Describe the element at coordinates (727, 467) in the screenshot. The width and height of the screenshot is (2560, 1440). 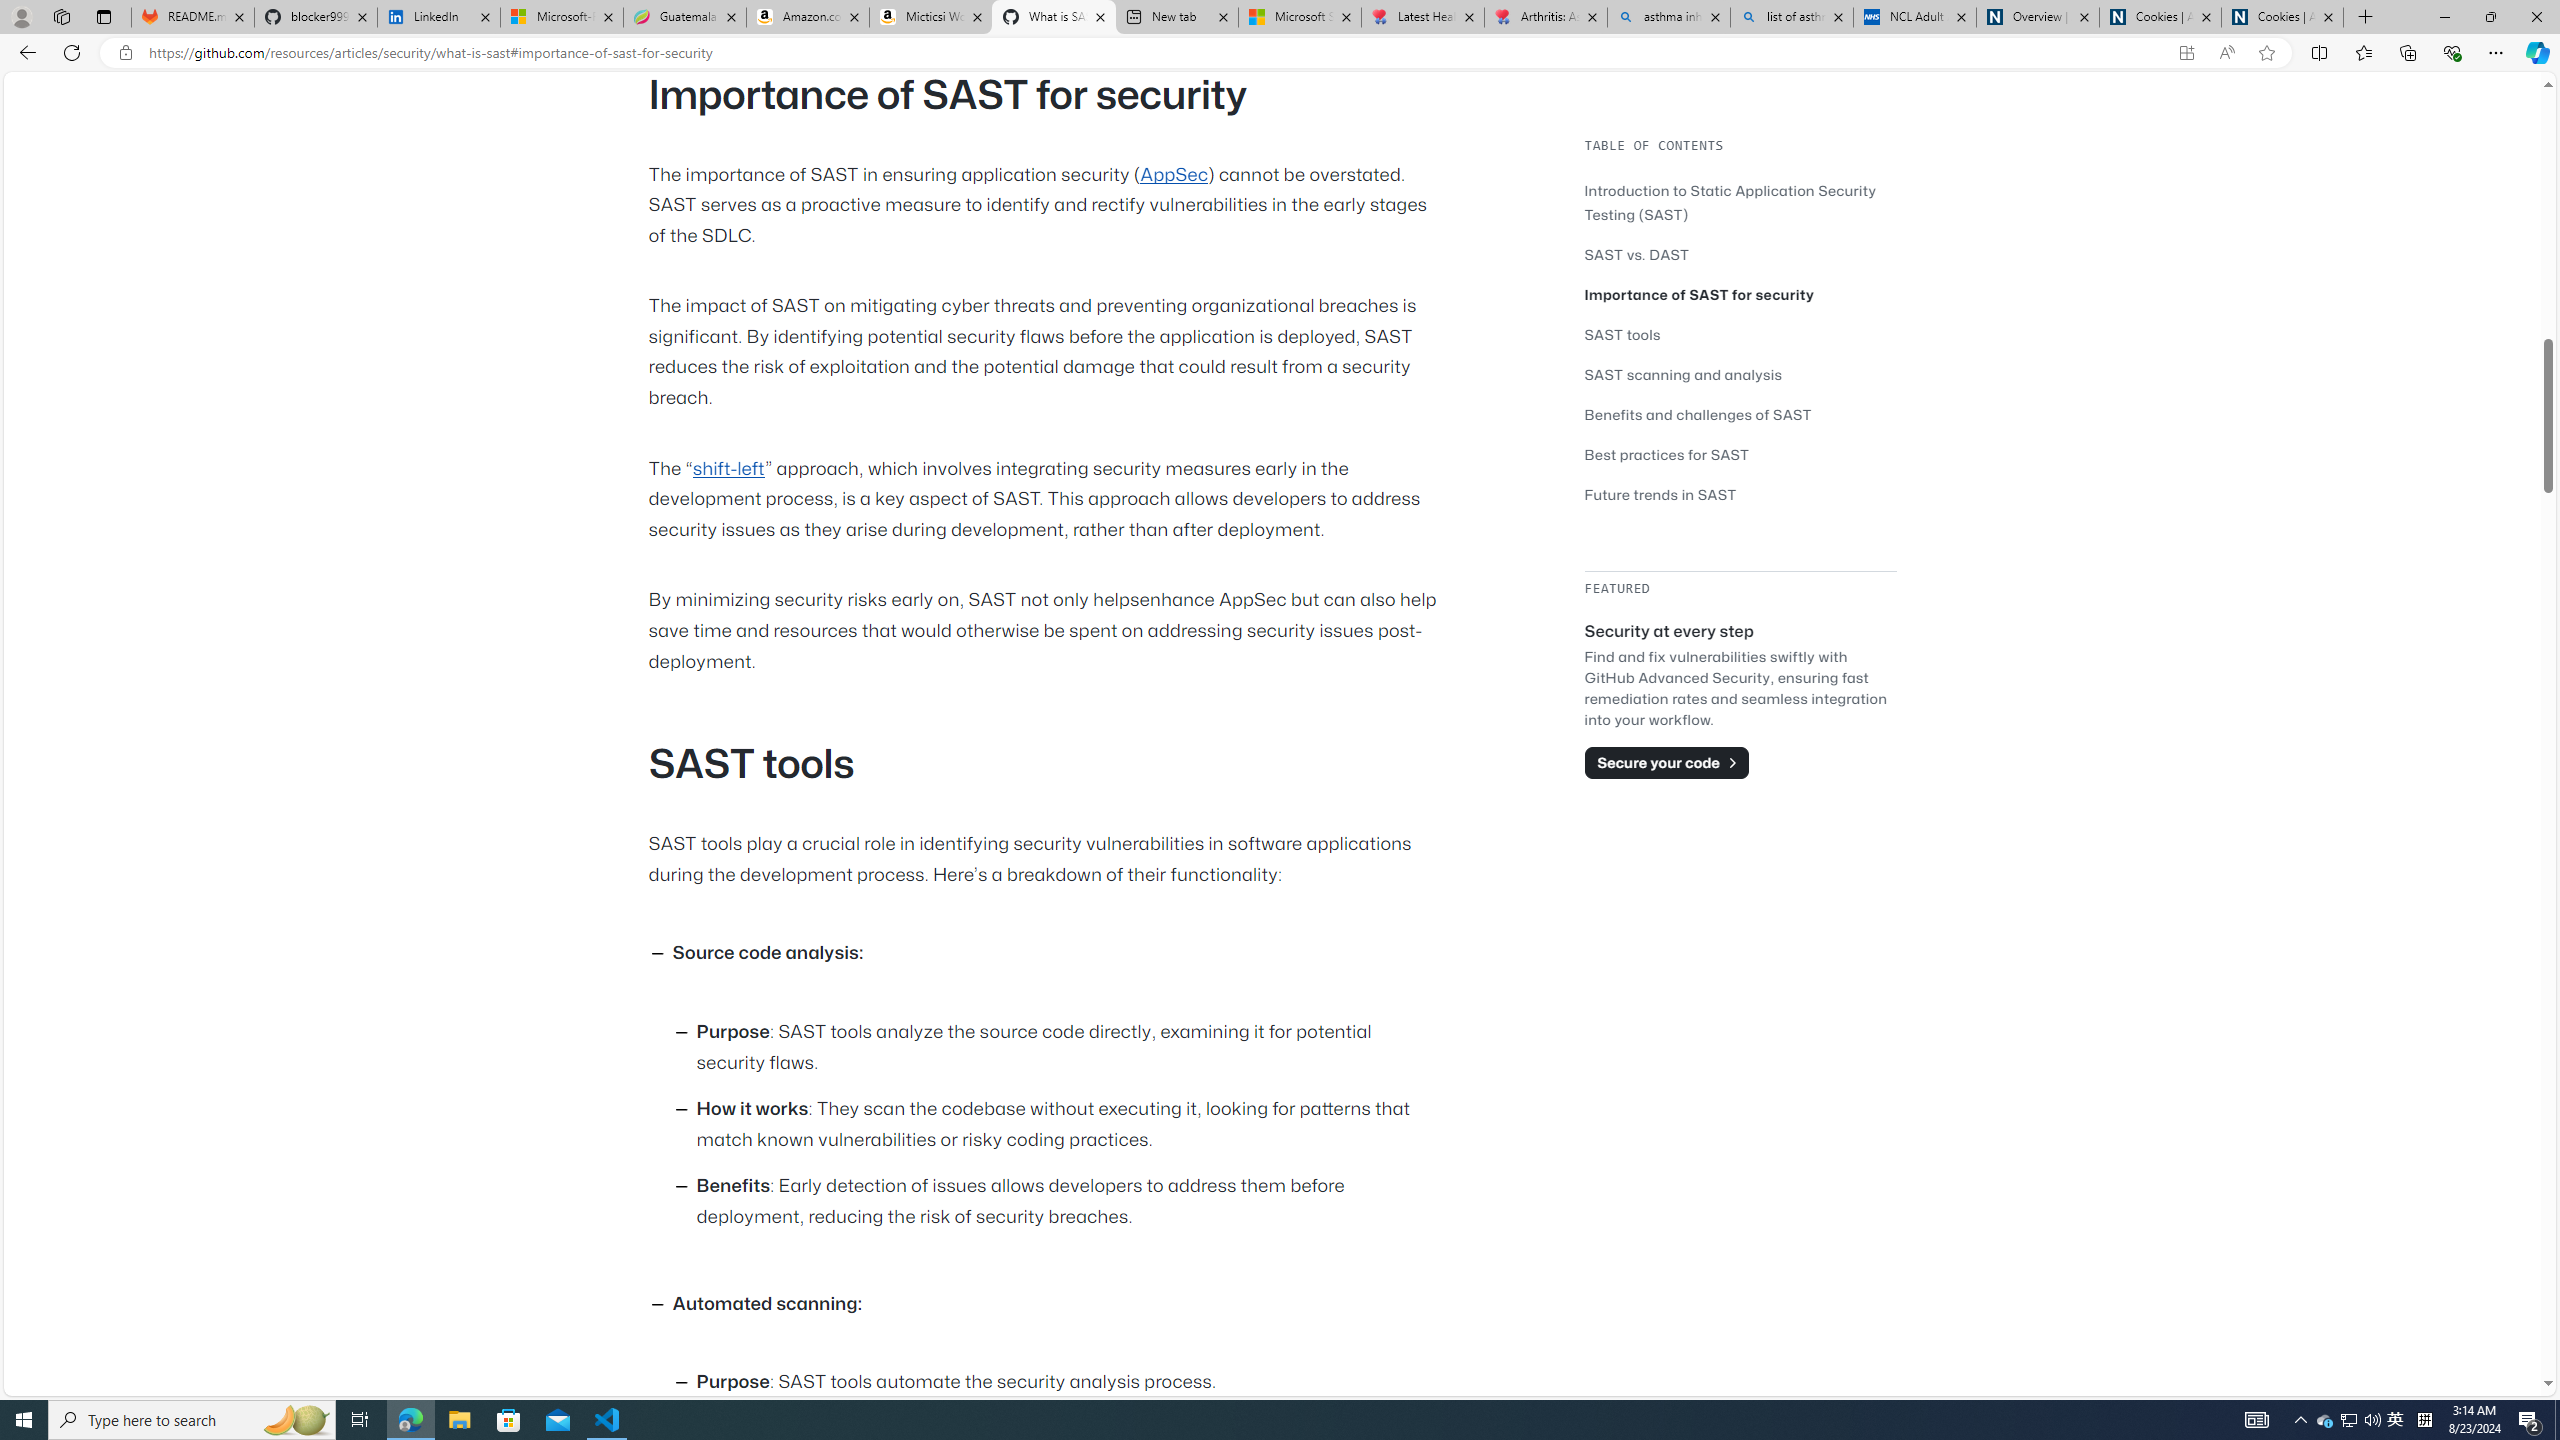
I see `'shift-left'` at that location.